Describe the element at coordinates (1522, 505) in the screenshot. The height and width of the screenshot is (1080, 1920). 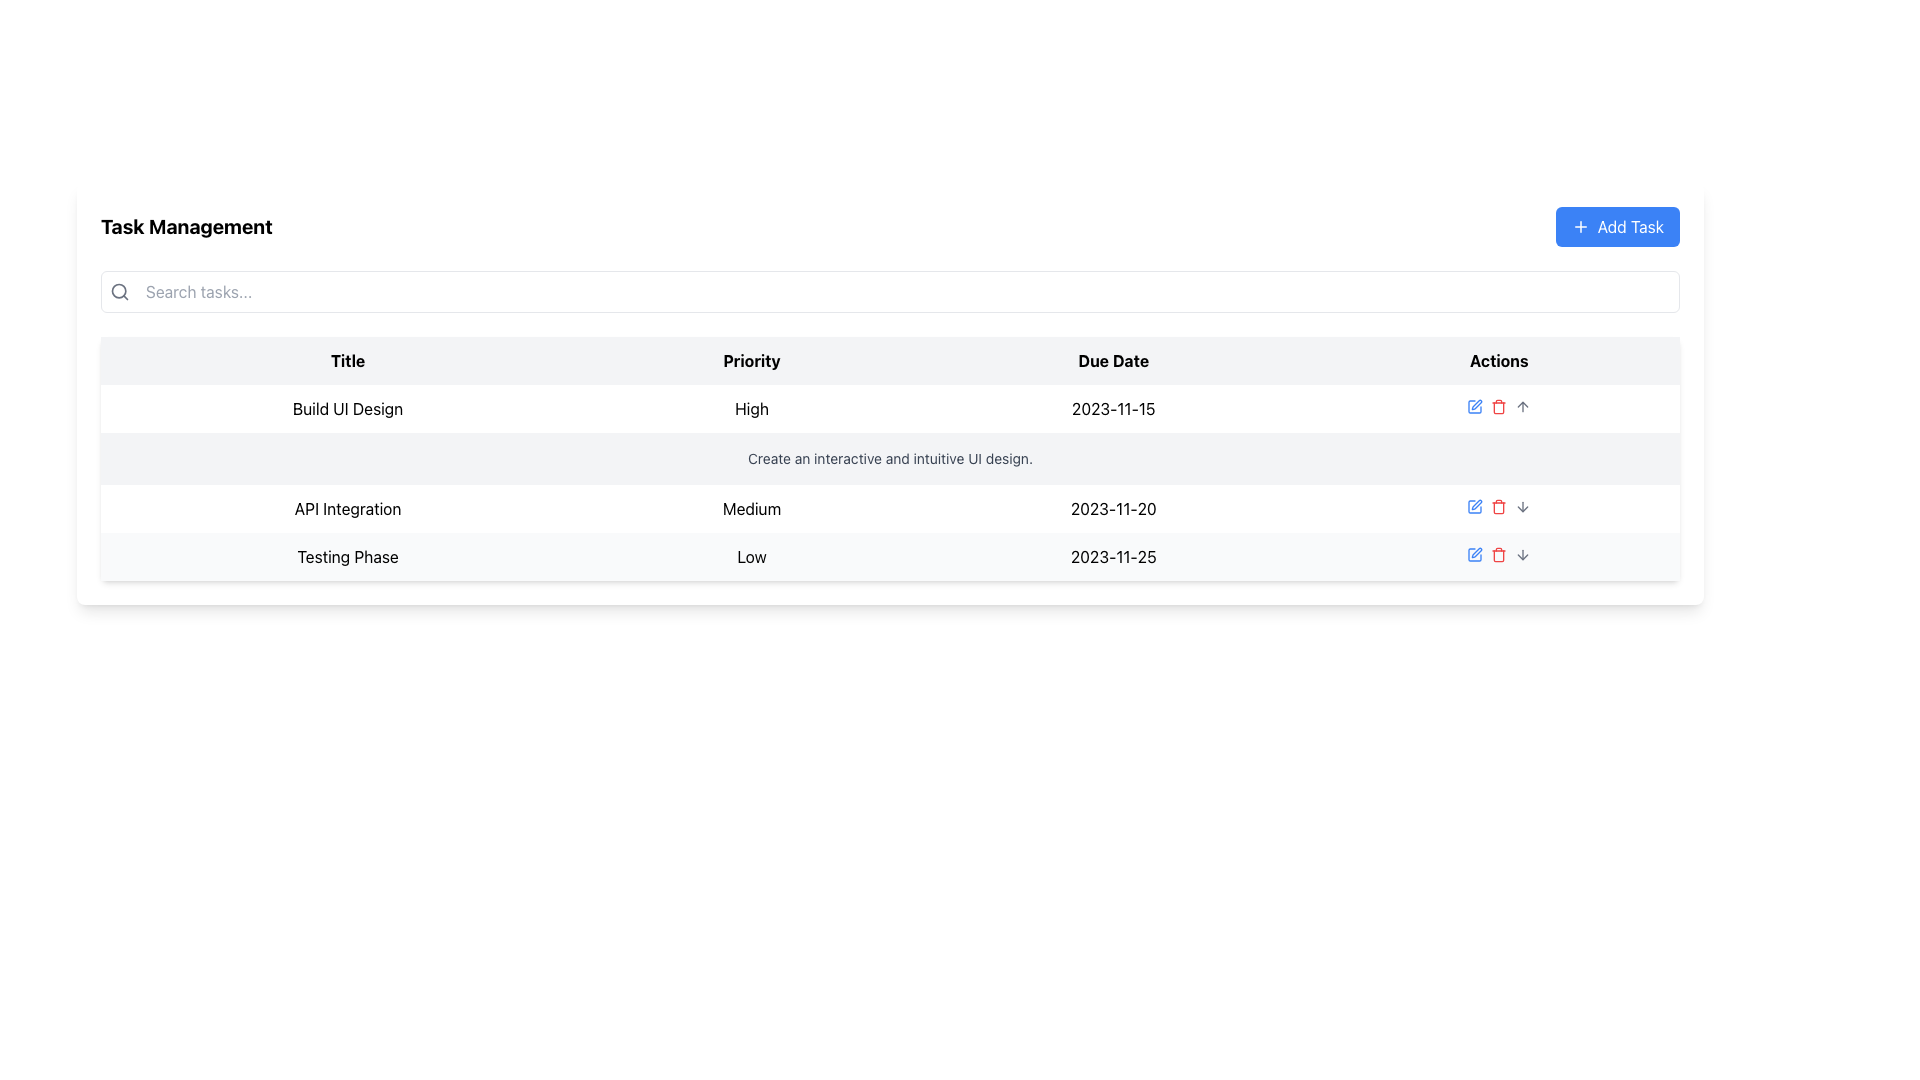
I see `the gray icon button represented by a downward arrow in the 'Actions' column of the third row labeled 'Testing Phase'` at that location.